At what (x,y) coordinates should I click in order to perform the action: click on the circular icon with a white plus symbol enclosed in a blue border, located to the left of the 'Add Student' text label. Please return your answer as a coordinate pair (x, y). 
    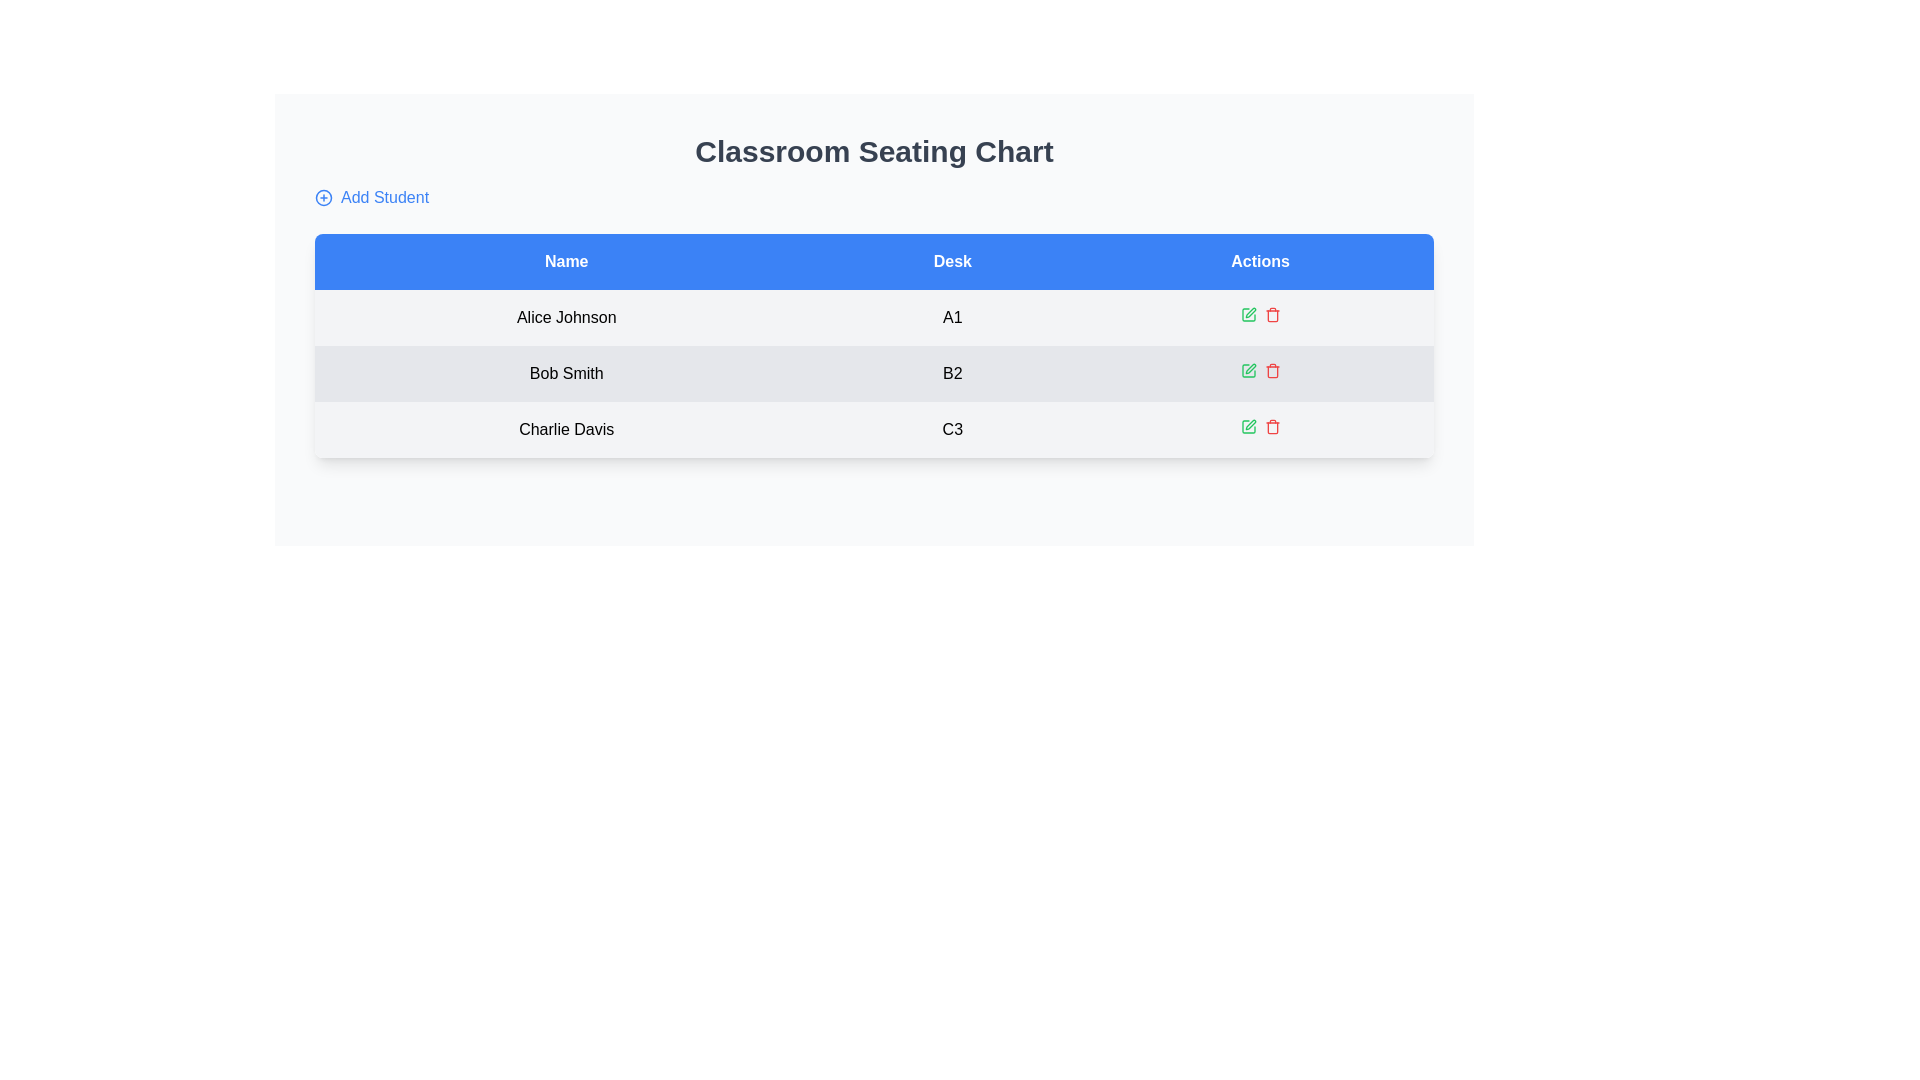
    Looking at the image, I should click on (324, 197).